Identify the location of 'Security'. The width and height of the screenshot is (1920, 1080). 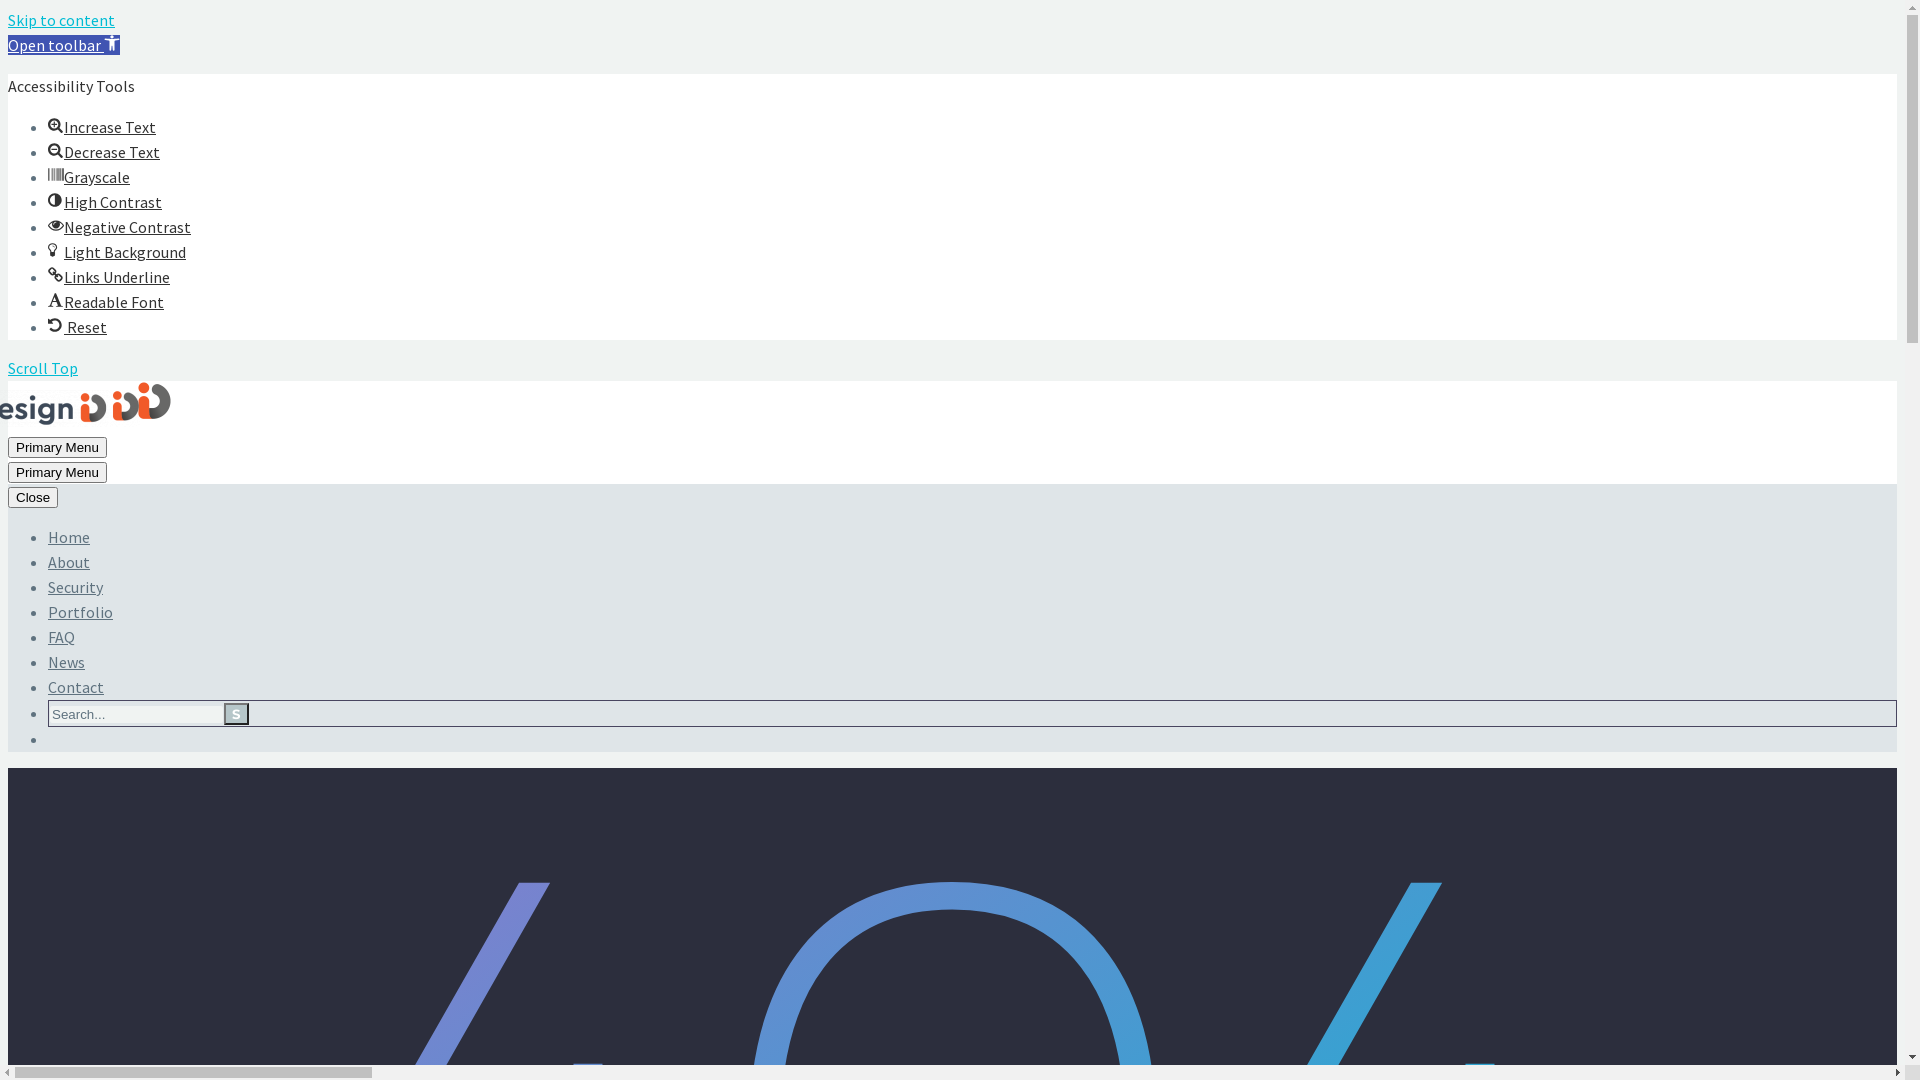
(75, 585).